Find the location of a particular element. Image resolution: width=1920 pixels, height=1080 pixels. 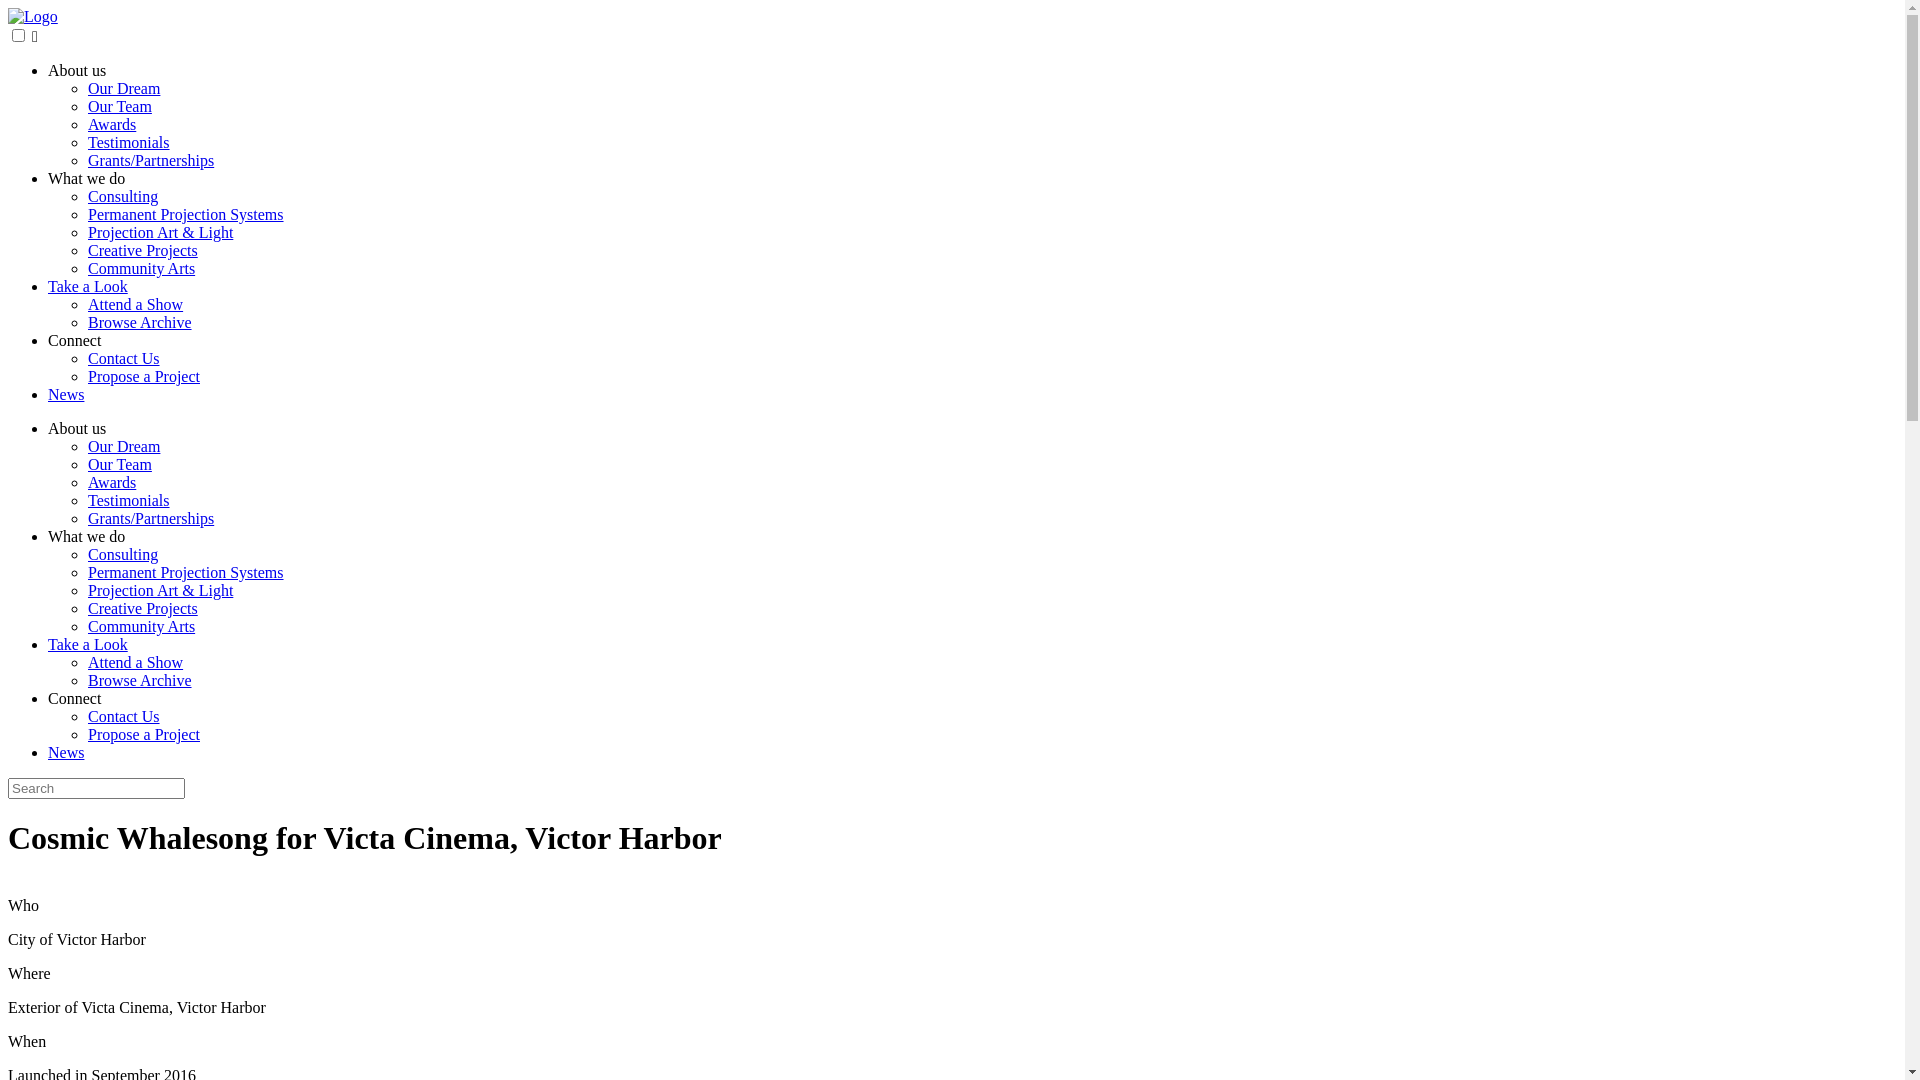

'Awards' is located at coordinates (110, 124).